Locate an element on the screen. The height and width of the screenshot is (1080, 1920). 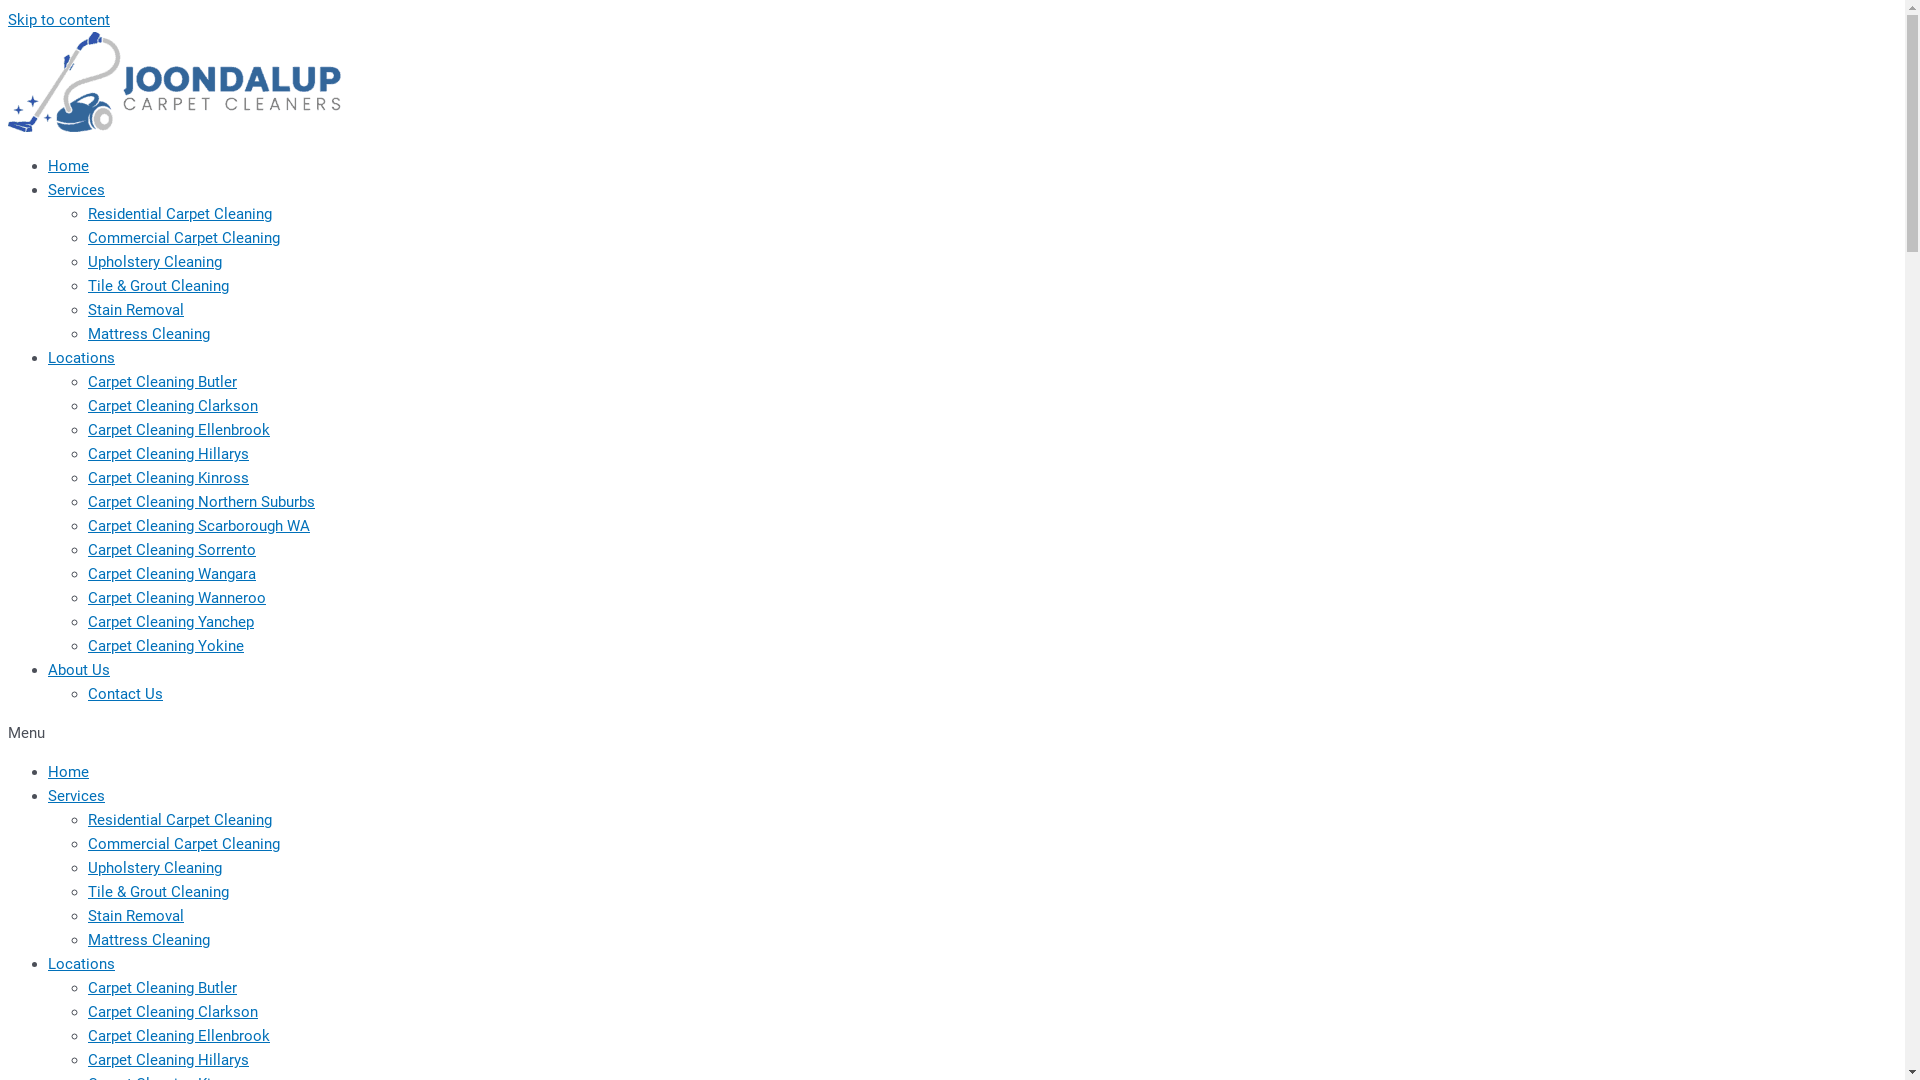
'Carpet Cleaning Yokine' is located at coordinates (166, 645).